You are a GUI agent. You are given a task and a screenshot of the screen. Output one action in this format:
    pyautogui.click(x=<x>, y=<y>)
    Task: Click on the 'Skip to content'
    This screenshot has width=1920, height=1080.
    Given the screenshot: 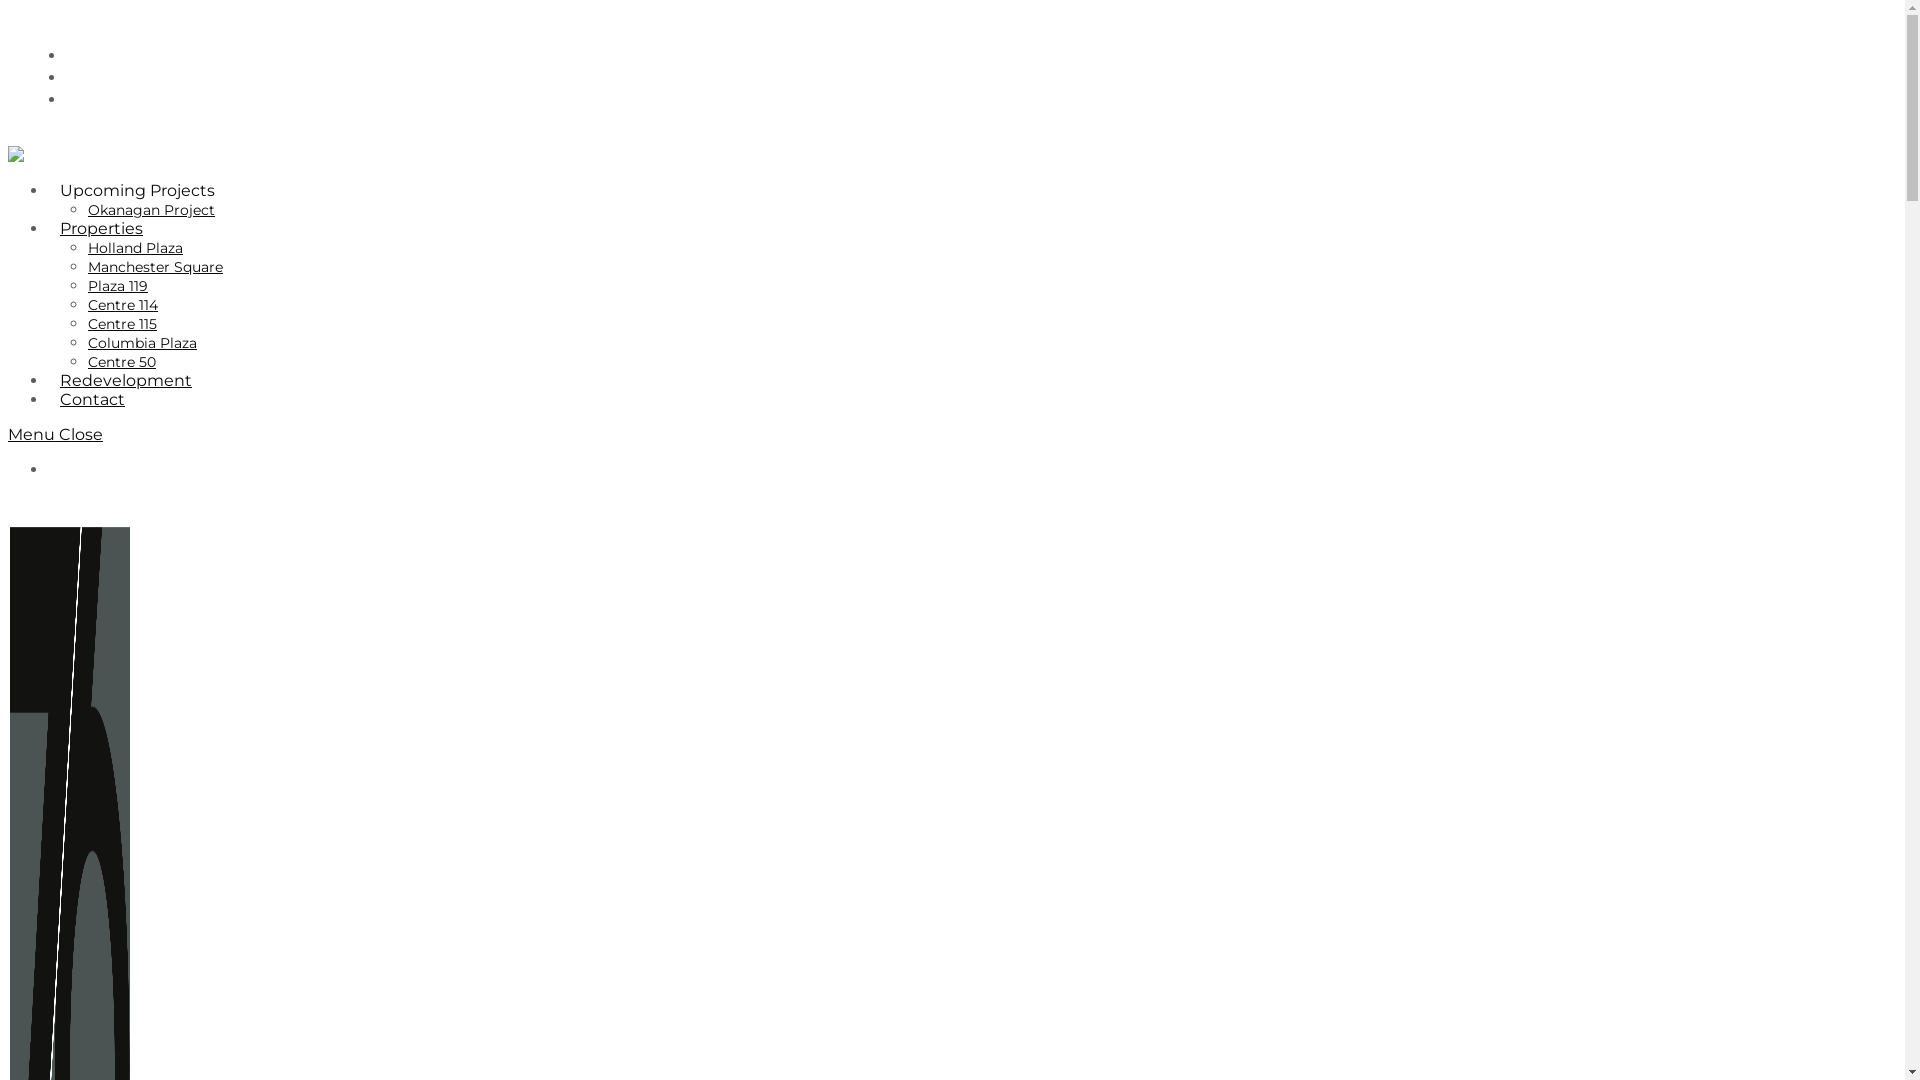 What is the action you would take?
    pyautogui.click(x=7, y=7)
    